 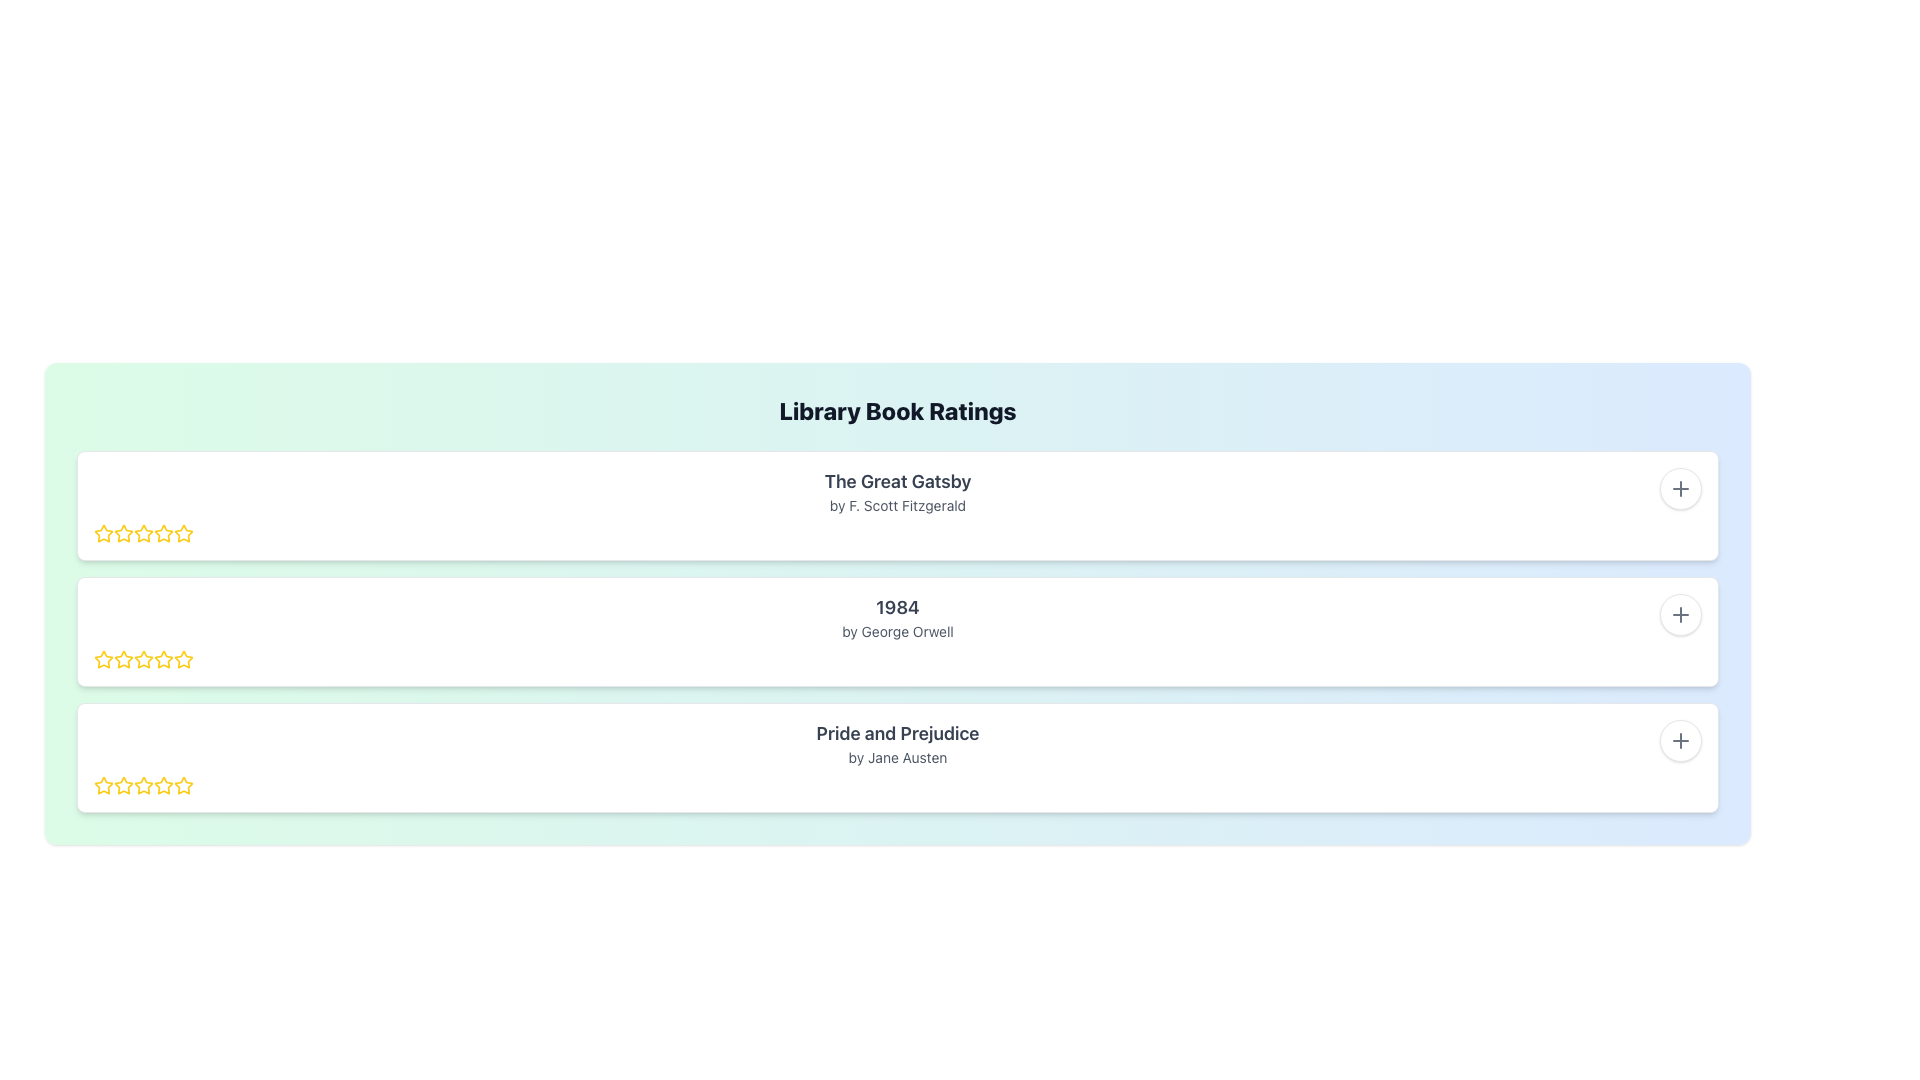 What do you see at coordinates (1680, 740) in the screenshot?
I see `the circular plus icon located at the top-right corner of the box representing 'Pride and Prejudice' by Jane Austen to initiate an action` at bounding box center [1680, 740].